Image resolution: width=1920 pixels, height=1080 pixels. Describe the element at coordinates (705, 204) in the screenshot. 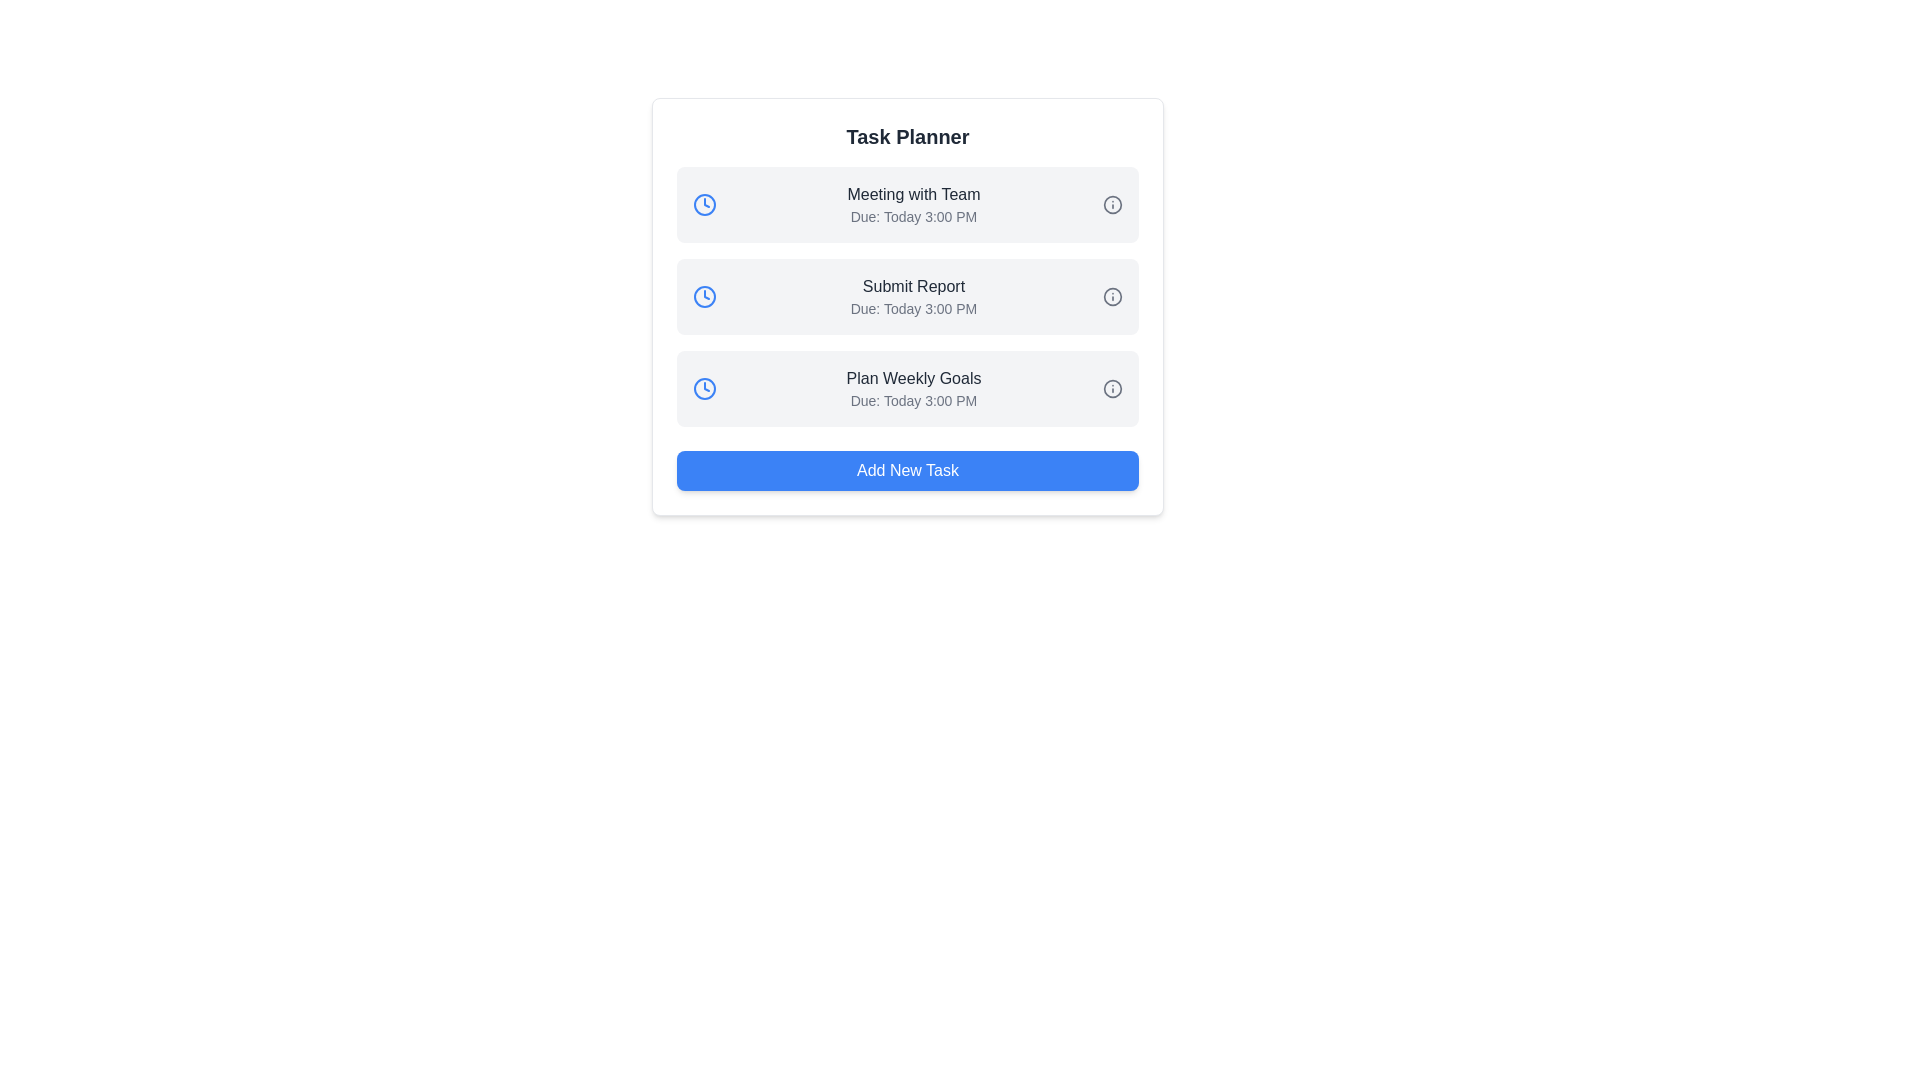

I see `the circular outline of the clock icon, which indicates the time for the 'Meeting with Team' task in the Task Planner` at that location.